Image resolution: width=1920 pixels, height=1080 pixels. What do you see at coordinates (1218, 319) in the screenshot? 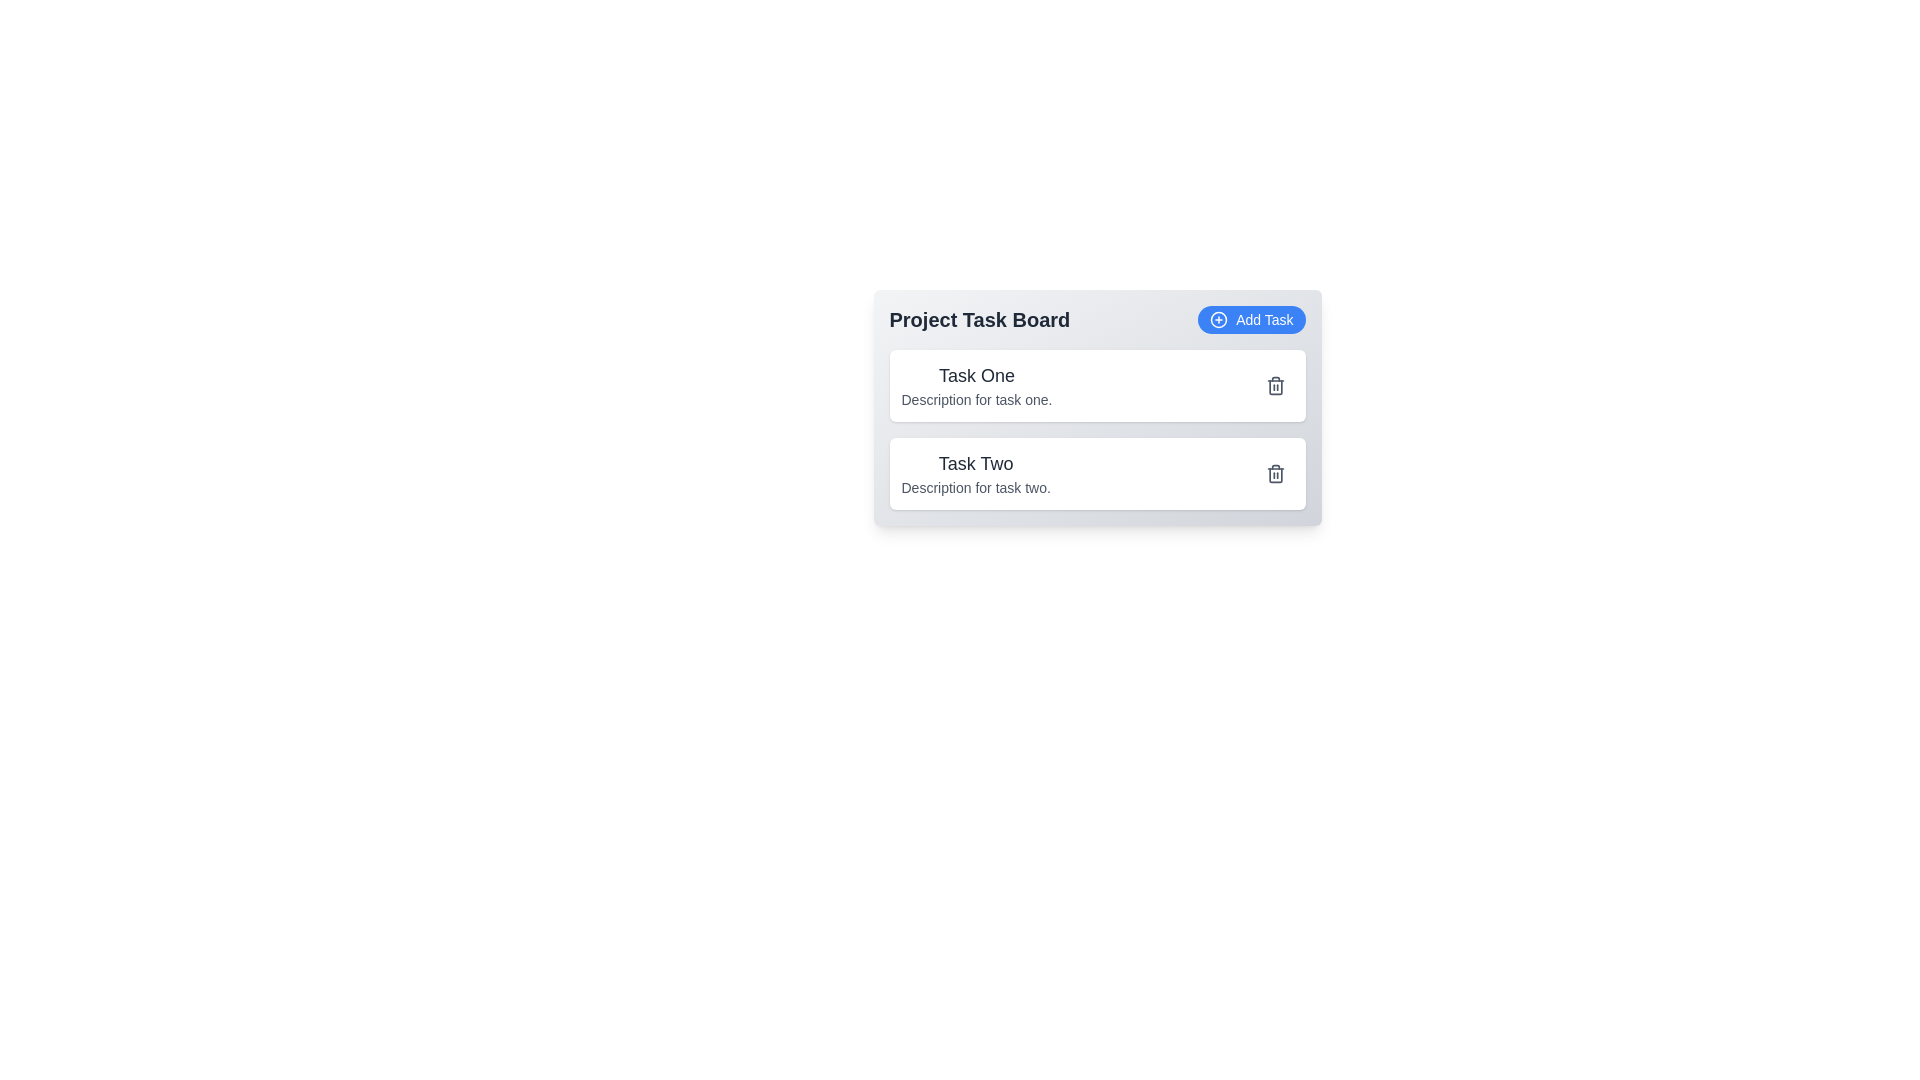
I see `the small circular '+' icon located in the top-right corner of the 'Add Task' button on the 'Project Task Board'` at bounding box center [1218, 319].